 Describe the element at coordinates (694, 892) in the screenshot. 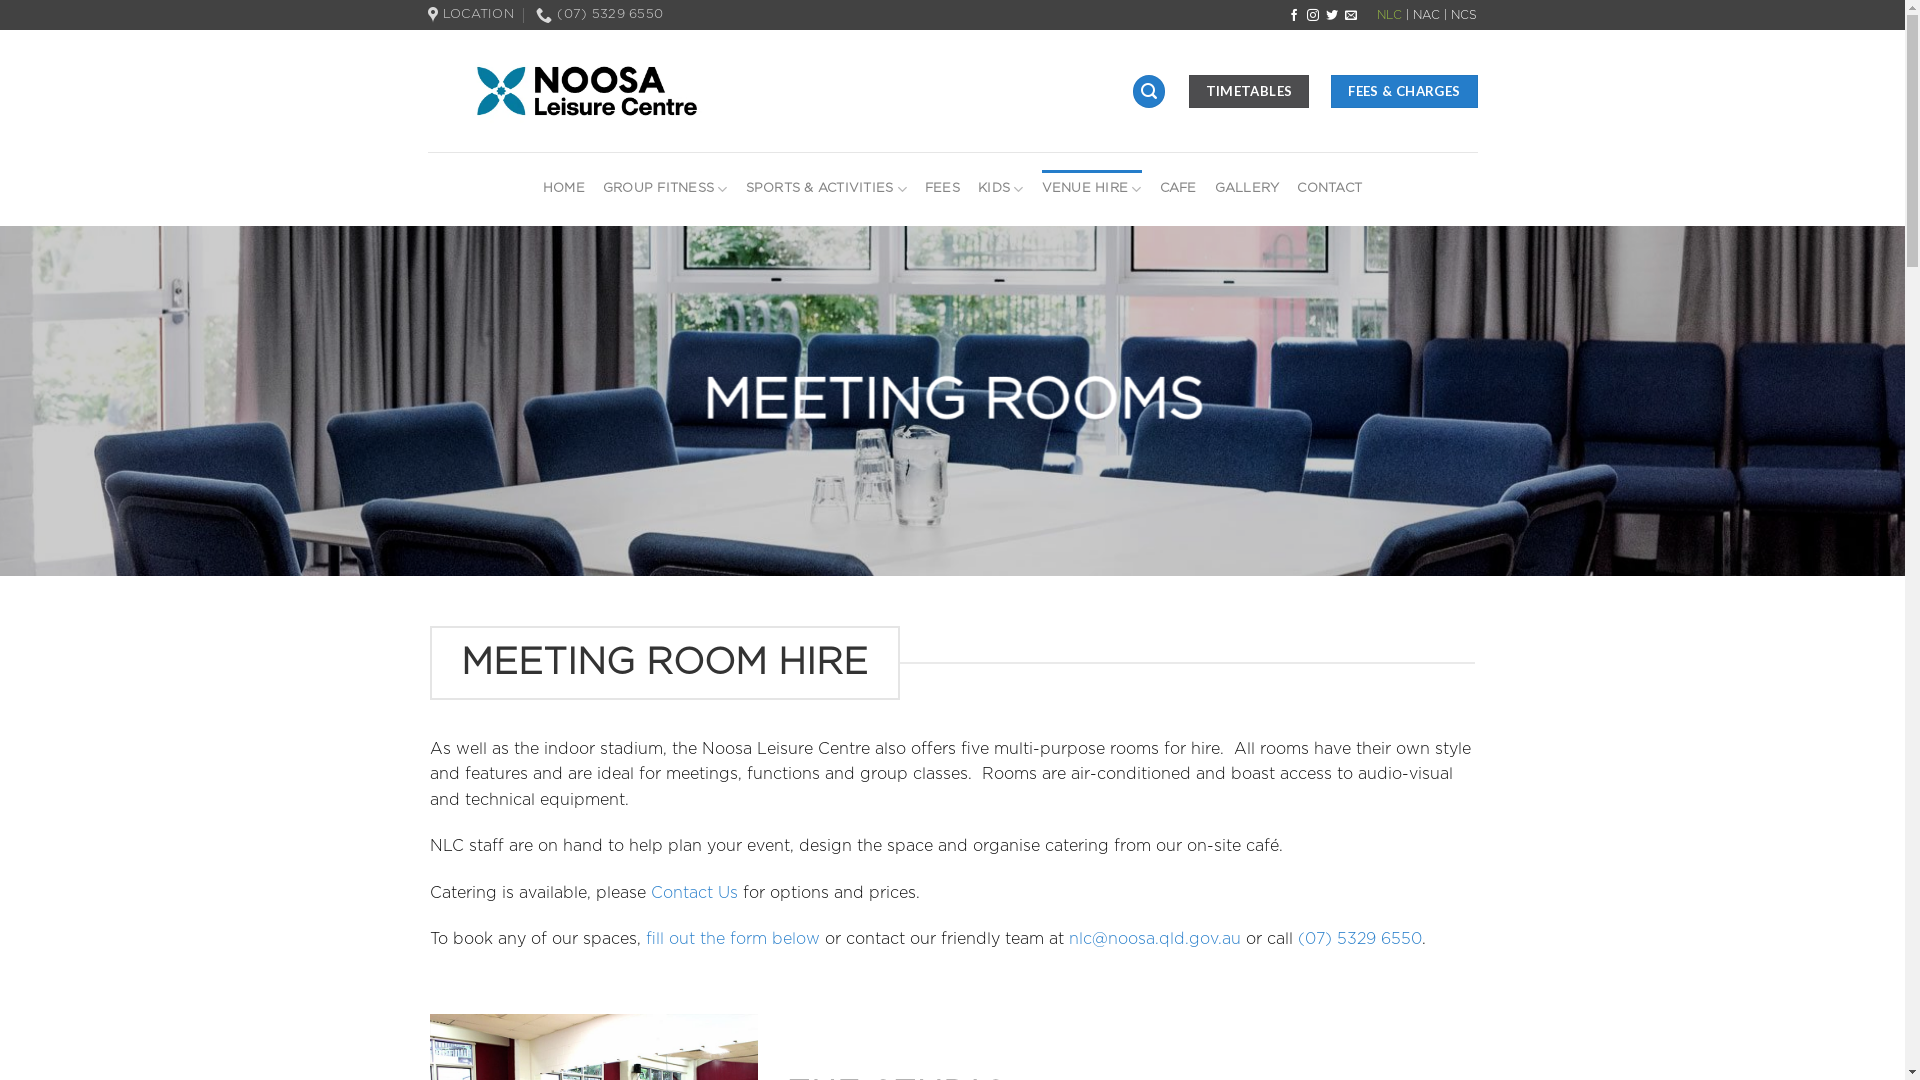

I see `'Contact Us'` at that location.